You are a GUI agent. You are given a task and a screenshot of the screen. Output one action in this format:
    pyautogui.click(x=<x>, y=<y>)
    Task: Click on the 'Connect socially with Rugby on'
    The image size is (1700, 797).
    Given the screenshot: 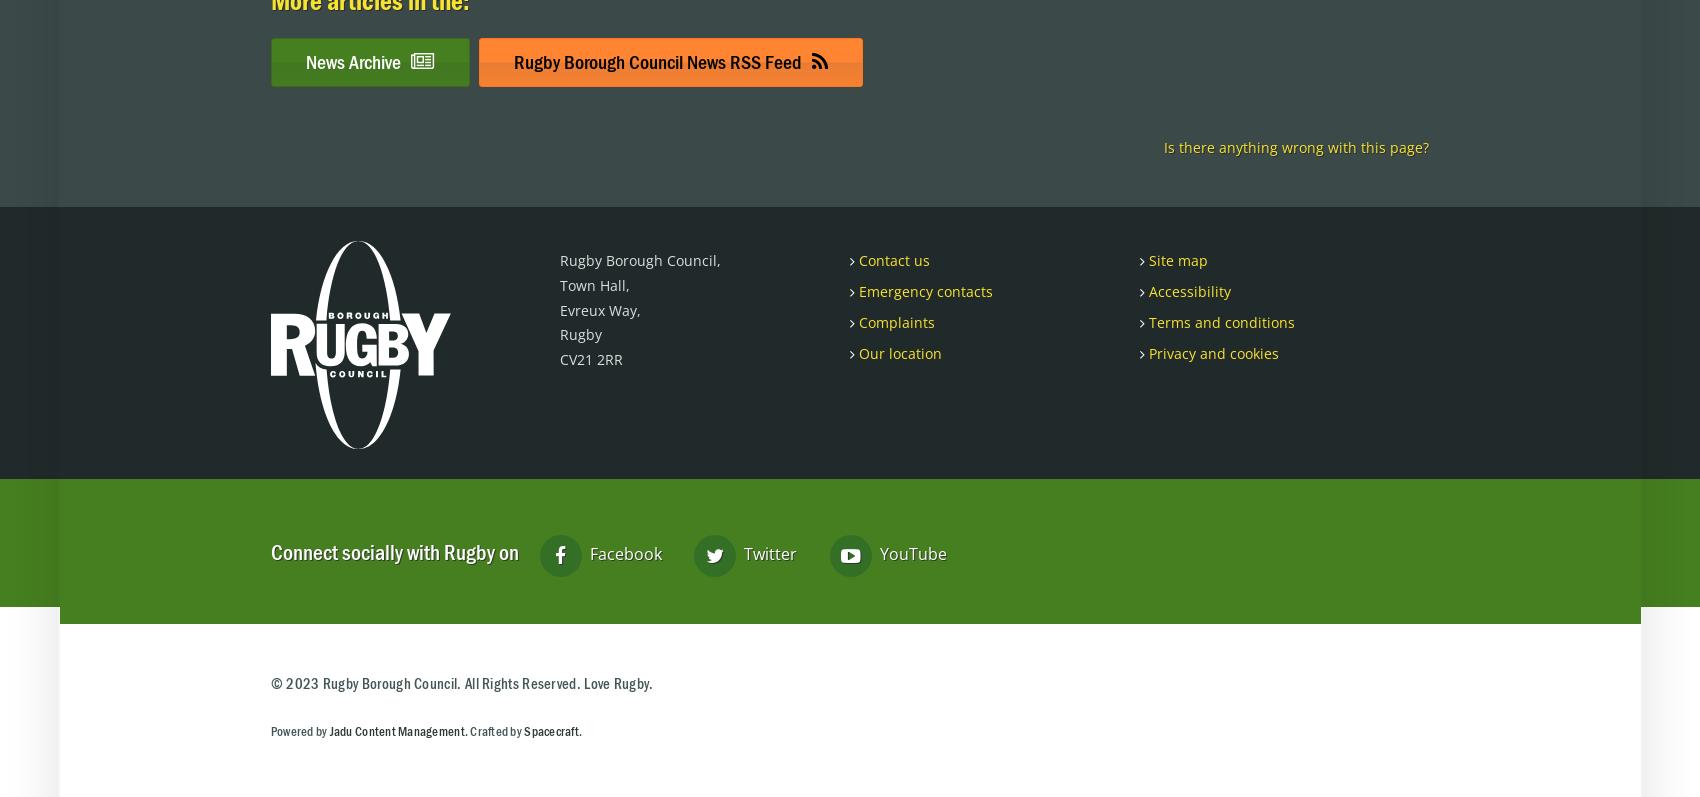 What is the action you would take?
    pyautogui.click(x=393, y=552)
    